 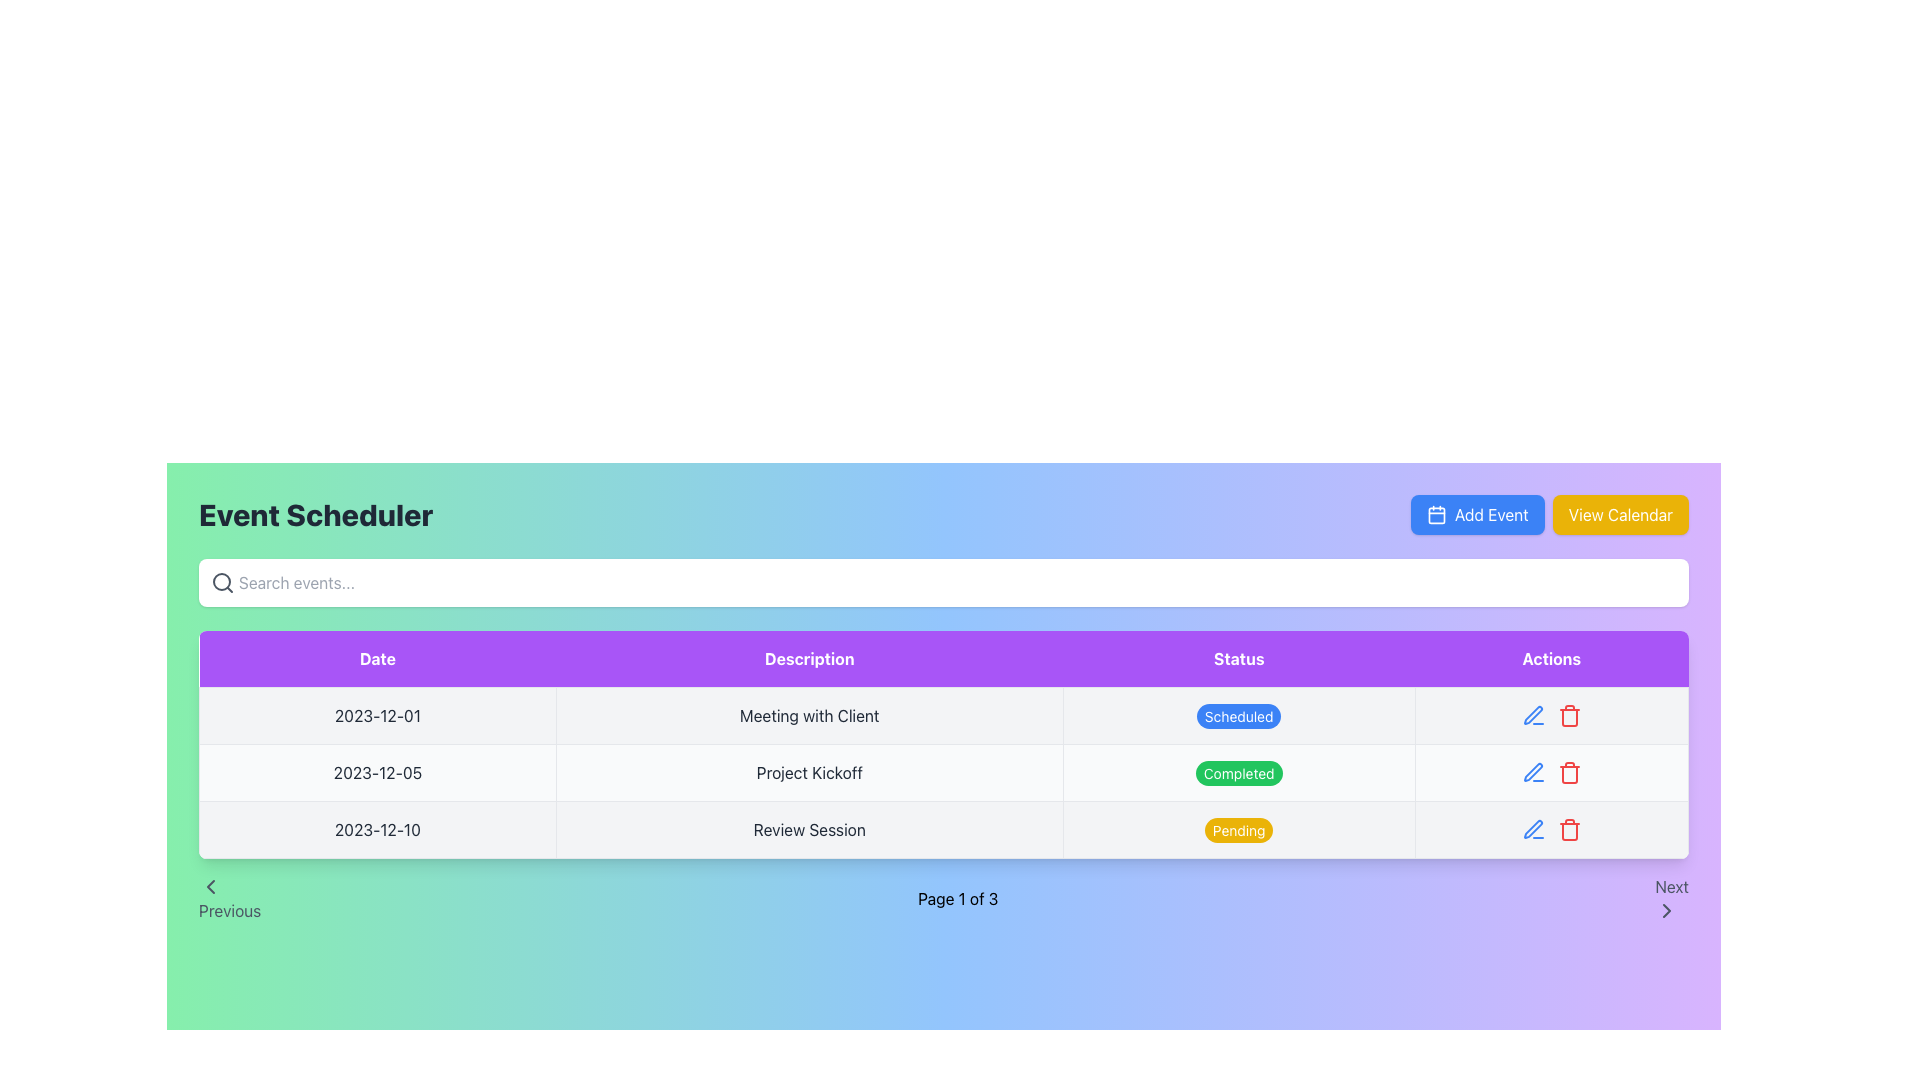 I want to click on the date text element located in the third row of the table under the 'Date' column, which displays an event or milestone, so click(x=377, y=829).